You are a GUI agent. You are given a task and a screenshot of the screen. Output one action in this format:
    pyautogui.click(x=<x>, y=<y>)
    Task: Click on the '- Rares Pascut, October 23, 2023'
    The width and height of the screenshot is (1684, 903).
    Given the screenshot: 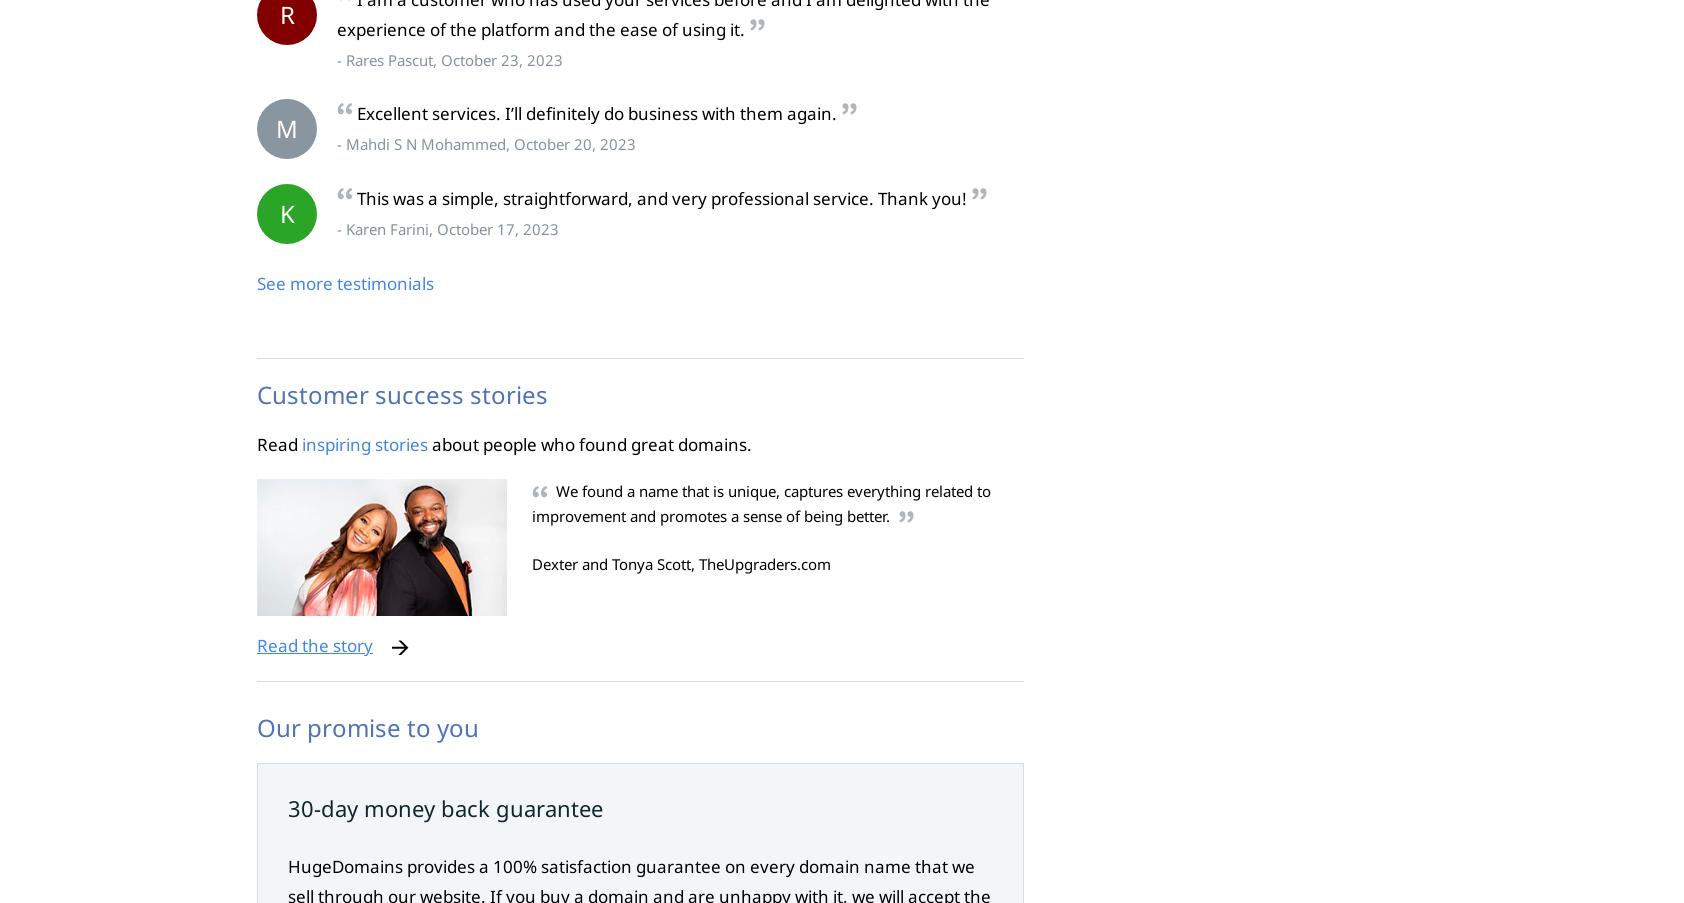 What is the action you would take?
    pyautogui.click(x=336, y=57)
    